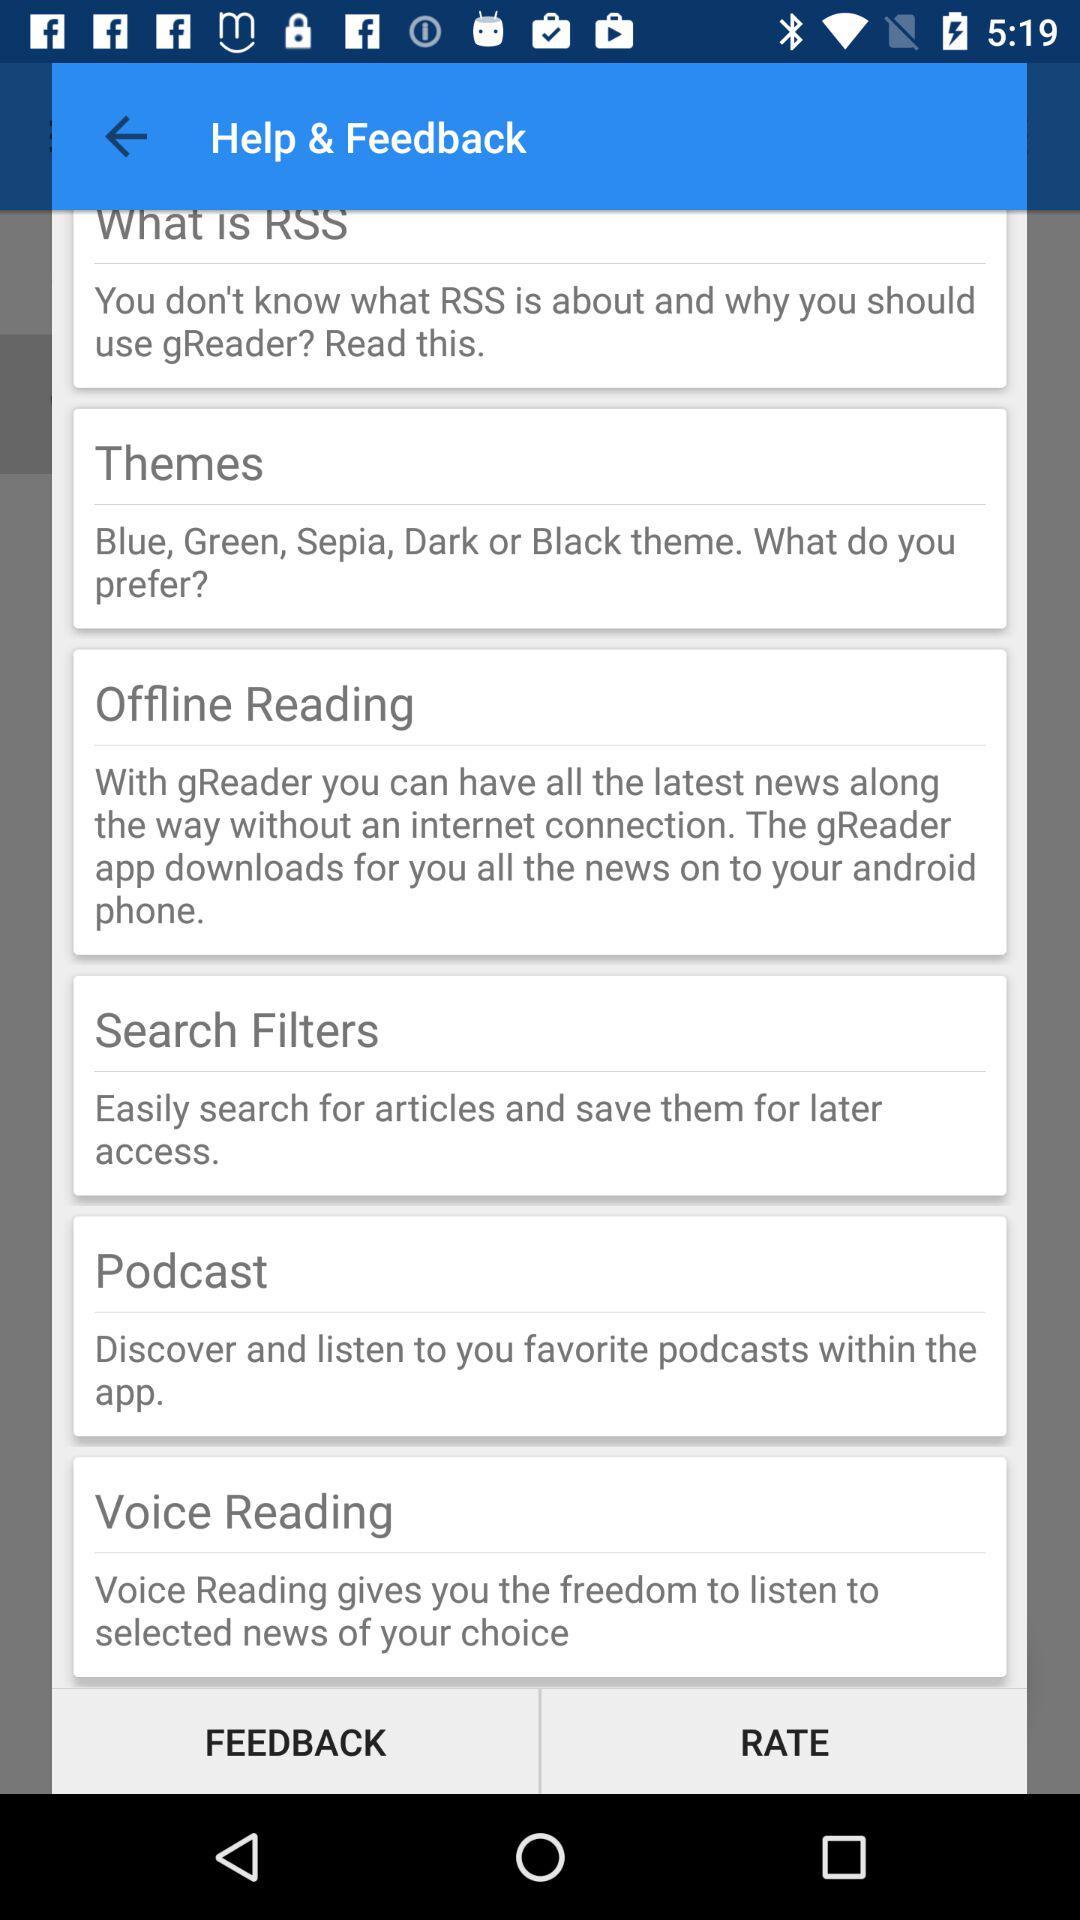  What do you see at coordinates (540, 1368) in the screenshot?
I see `the discover and listen` at bounding box center [540, 1368].